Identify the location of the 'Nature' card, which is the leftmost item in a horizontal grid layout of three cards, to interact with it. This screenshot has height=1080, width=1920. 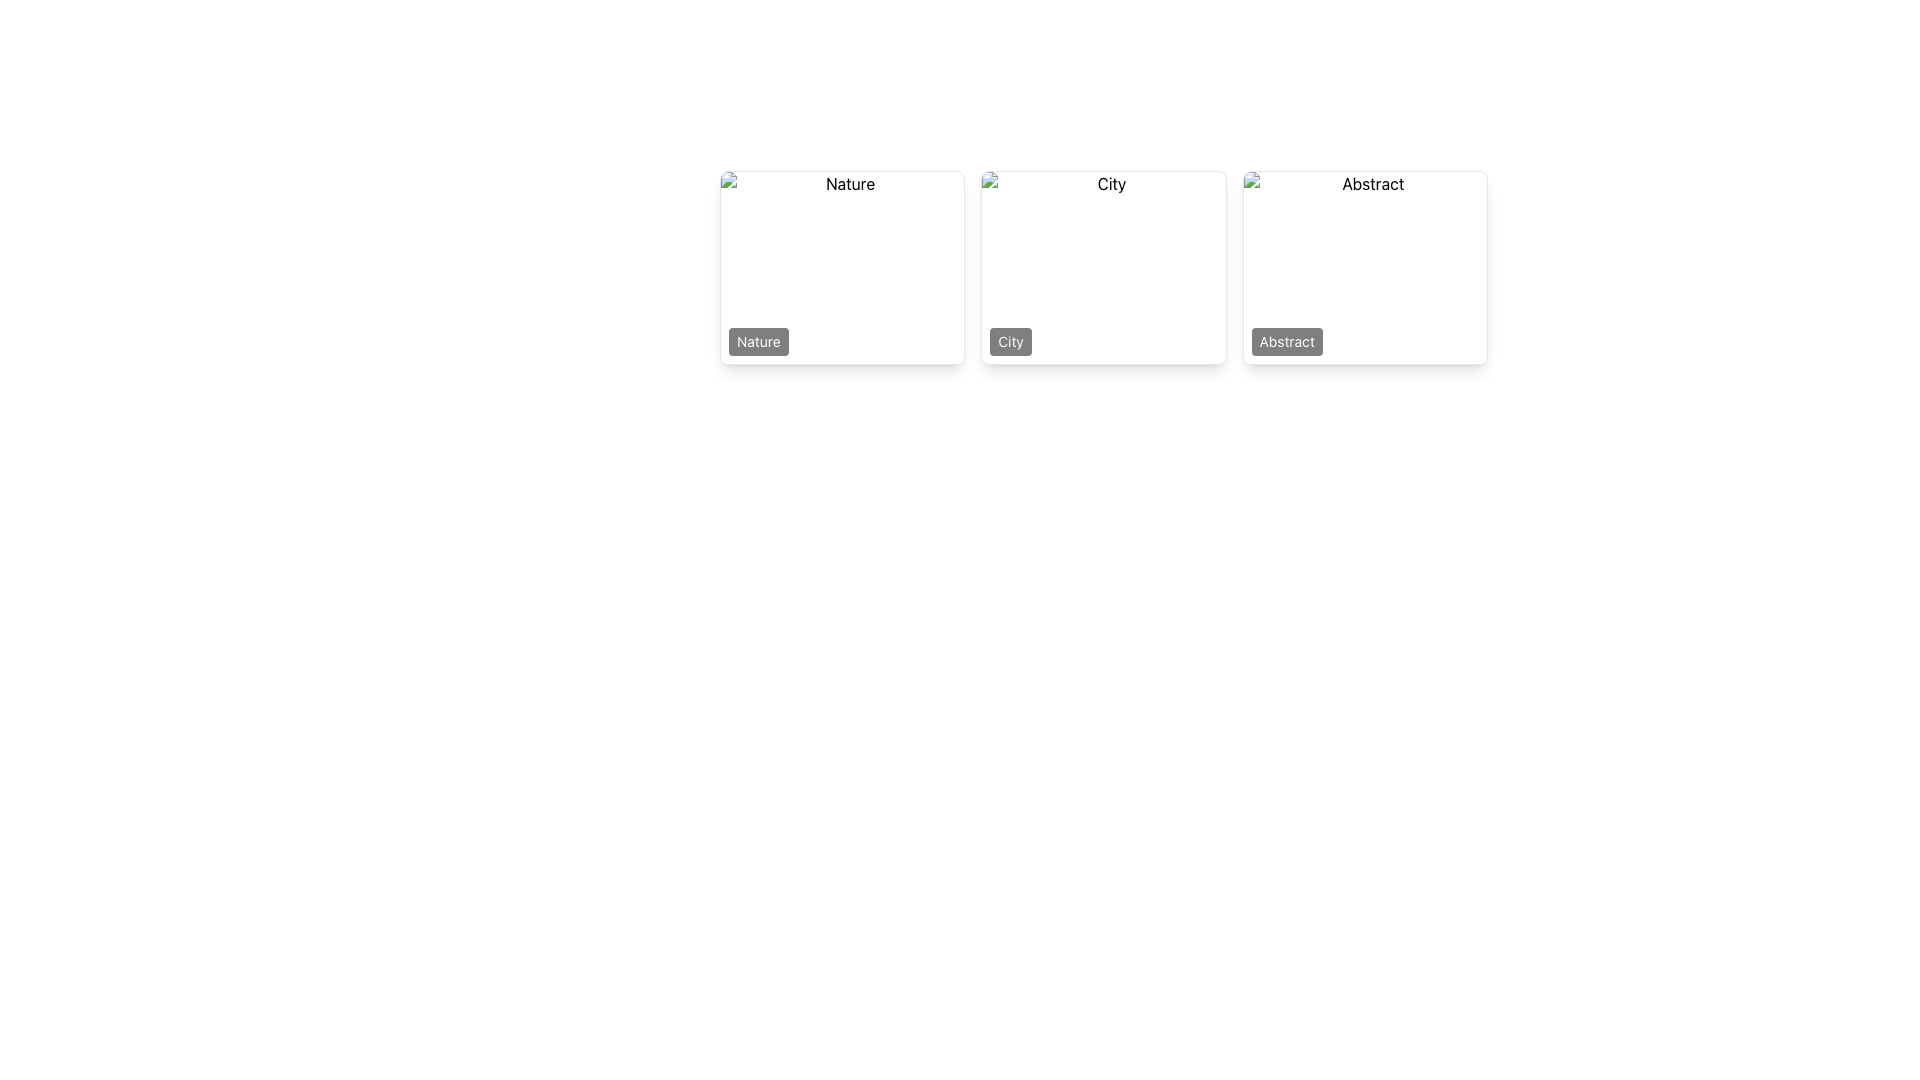
(842, 266).